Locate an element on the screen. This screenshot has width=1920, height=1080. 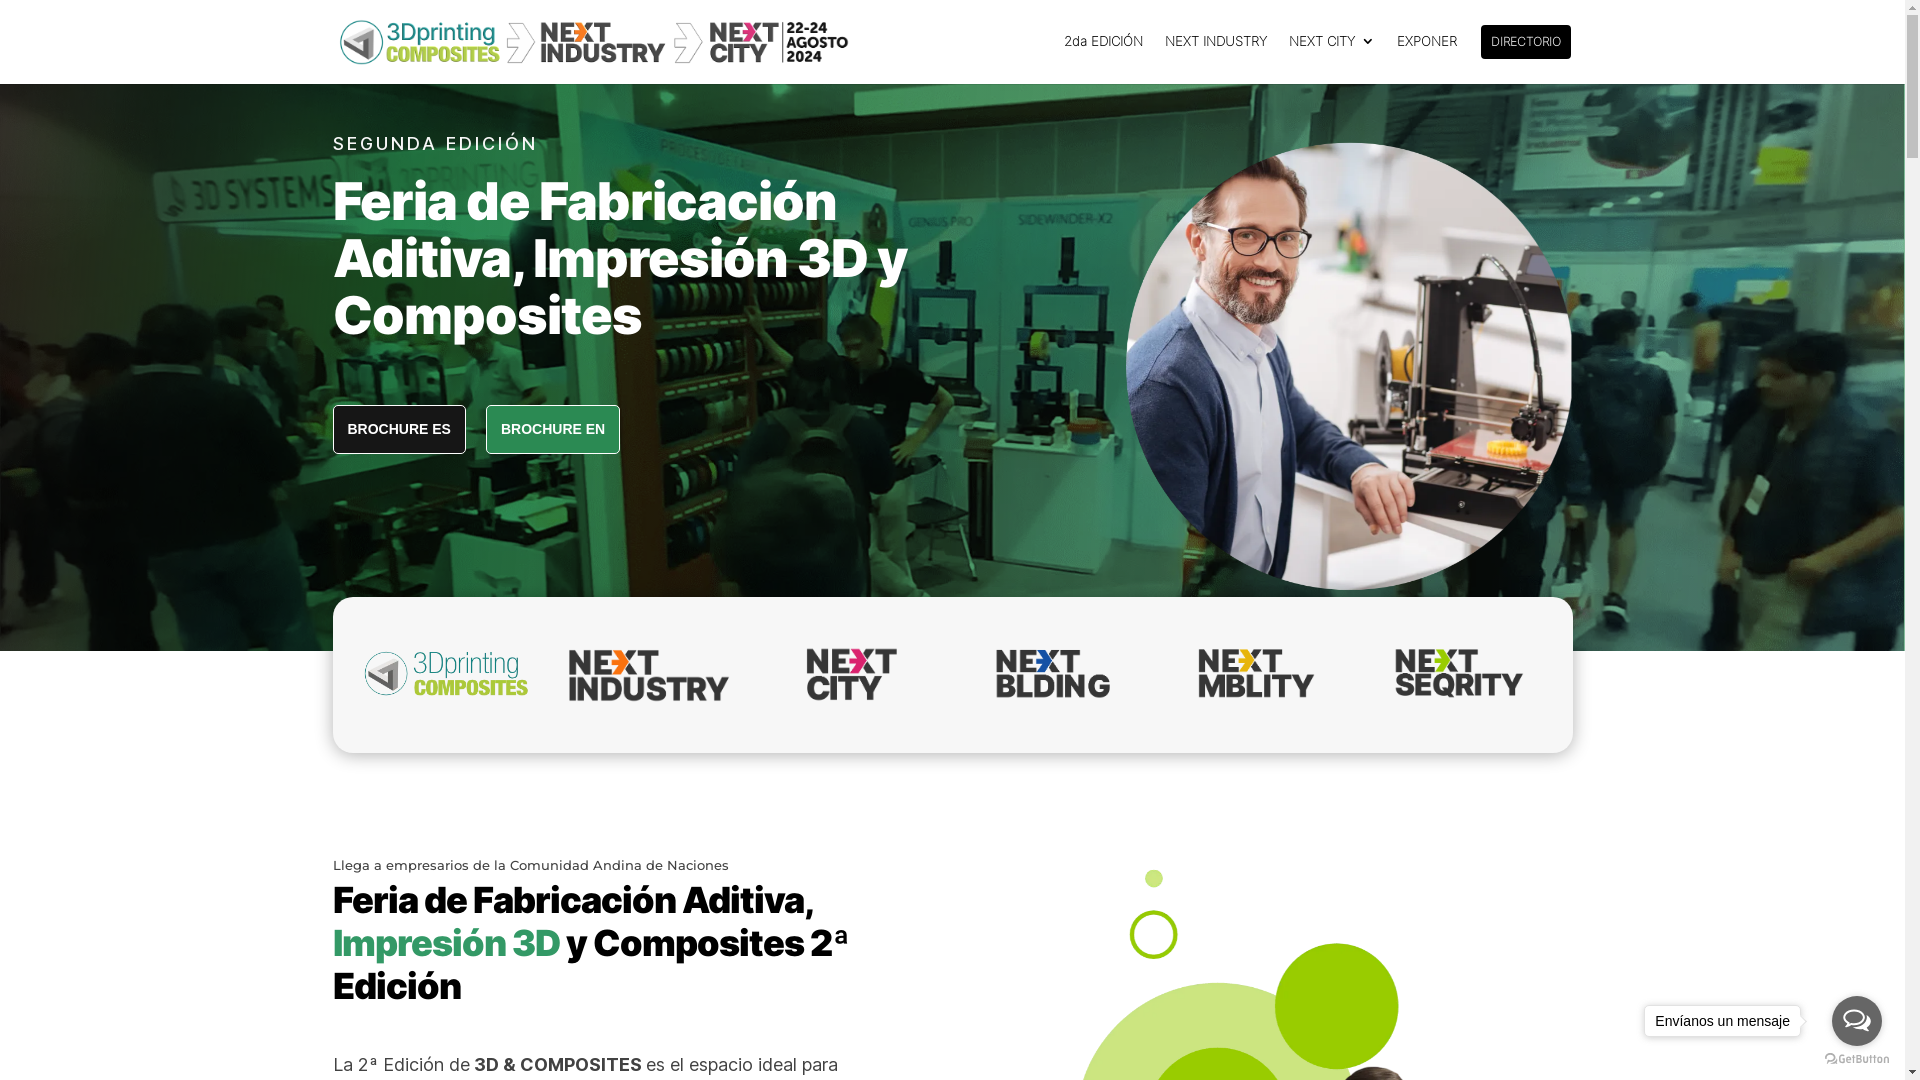
'EXPONER' is located at coordinates (1424, 56).